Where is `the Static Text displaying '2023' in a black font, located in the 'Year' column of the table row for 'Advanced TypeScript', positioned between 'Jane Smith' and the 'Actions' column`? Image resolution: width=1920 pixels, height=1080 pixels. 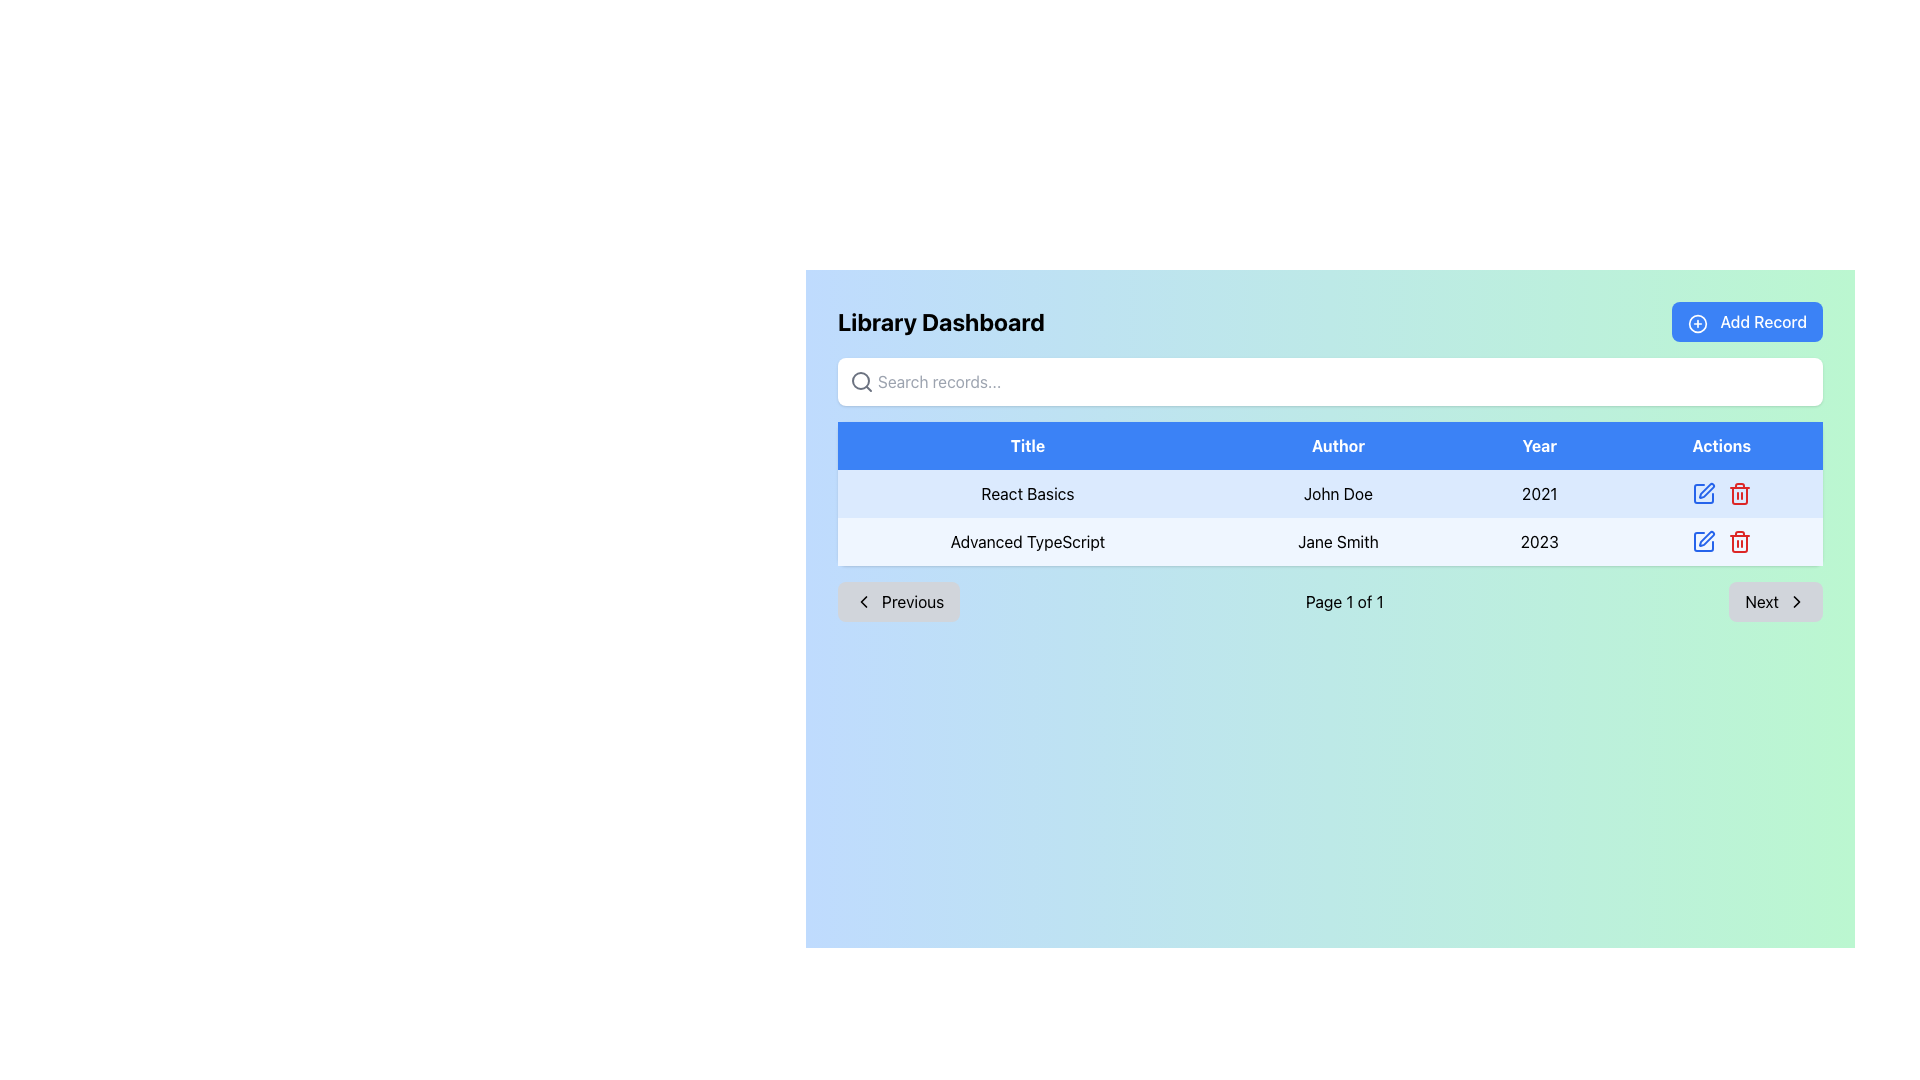 the Static Text displaying '2023' in a black font, located in the 'Year' column of the table row for 'Advanced TypeScript', positioned between 'Jane Smith' and the 'Actions' column is located at coordinates (1538, 542).